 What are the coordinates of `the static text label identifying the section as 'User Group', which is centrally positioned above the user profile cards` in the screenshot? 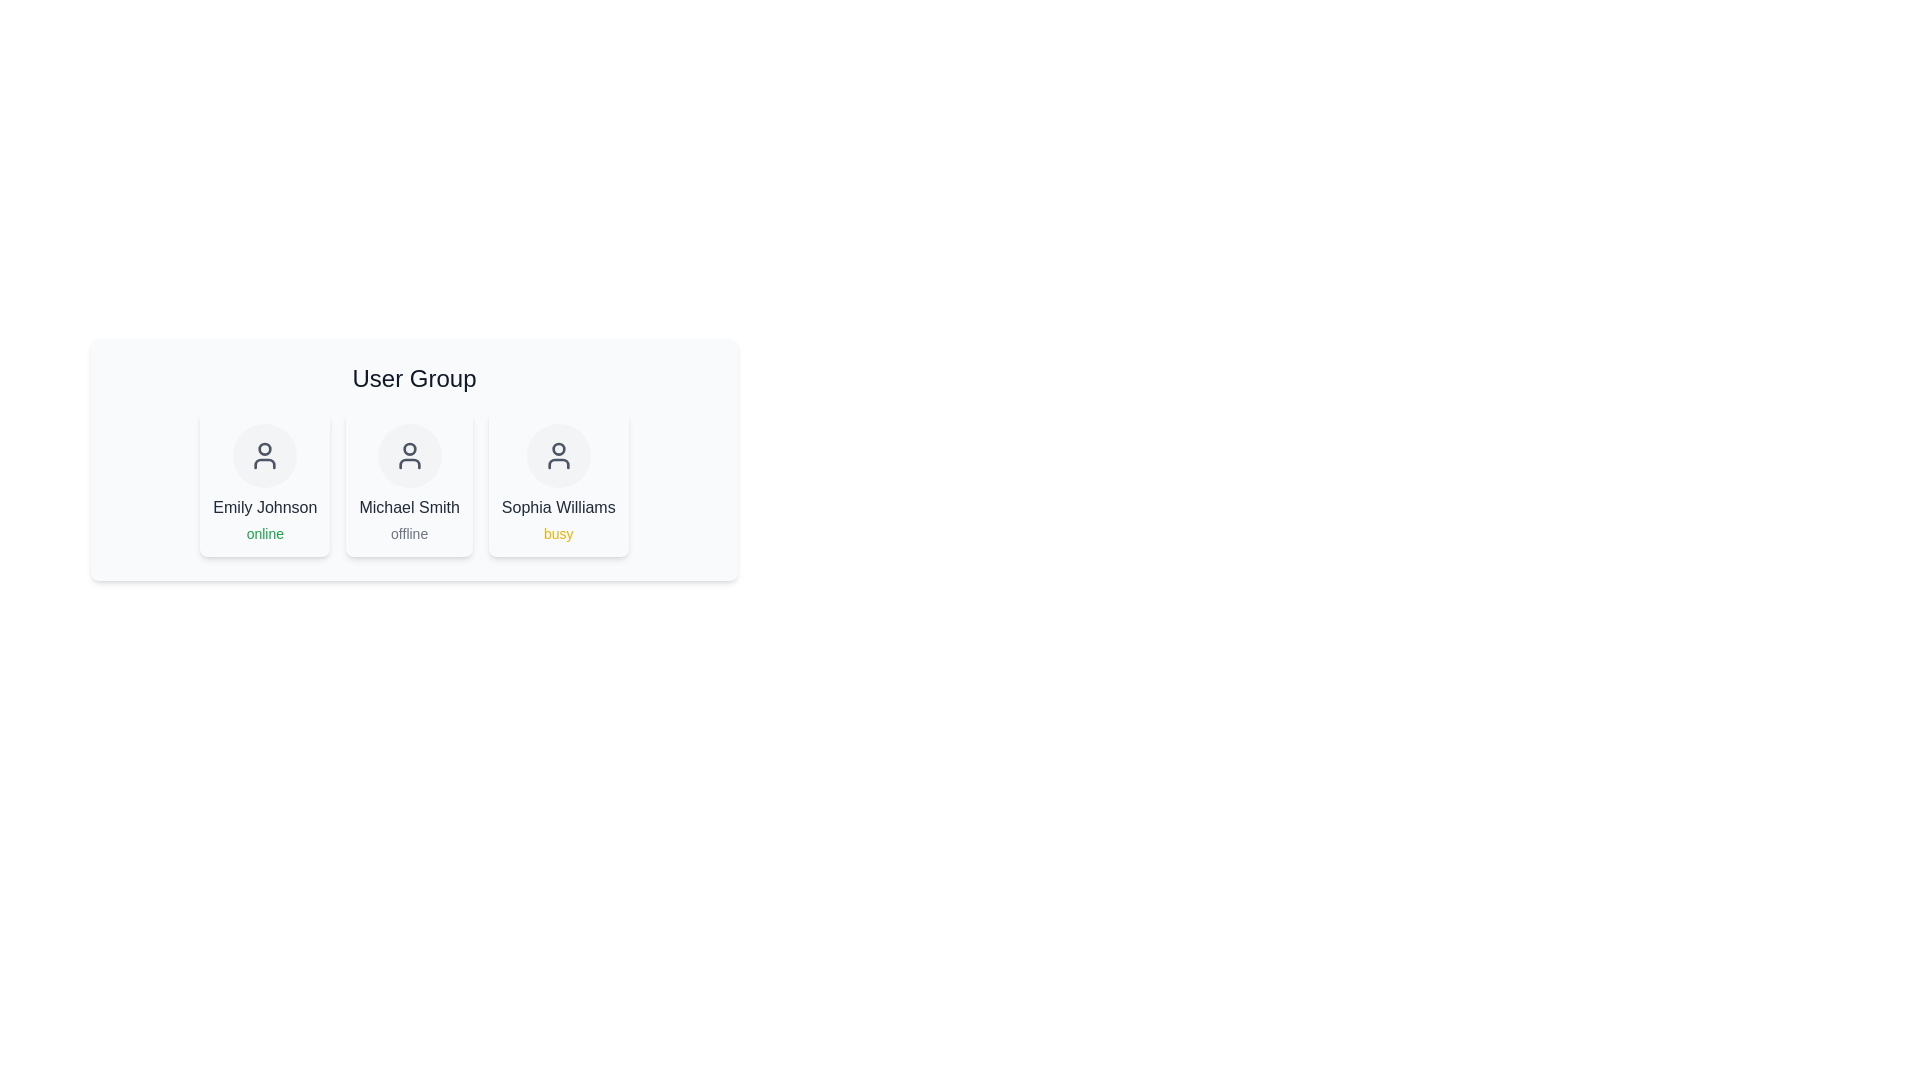 It's located at (413, 378).